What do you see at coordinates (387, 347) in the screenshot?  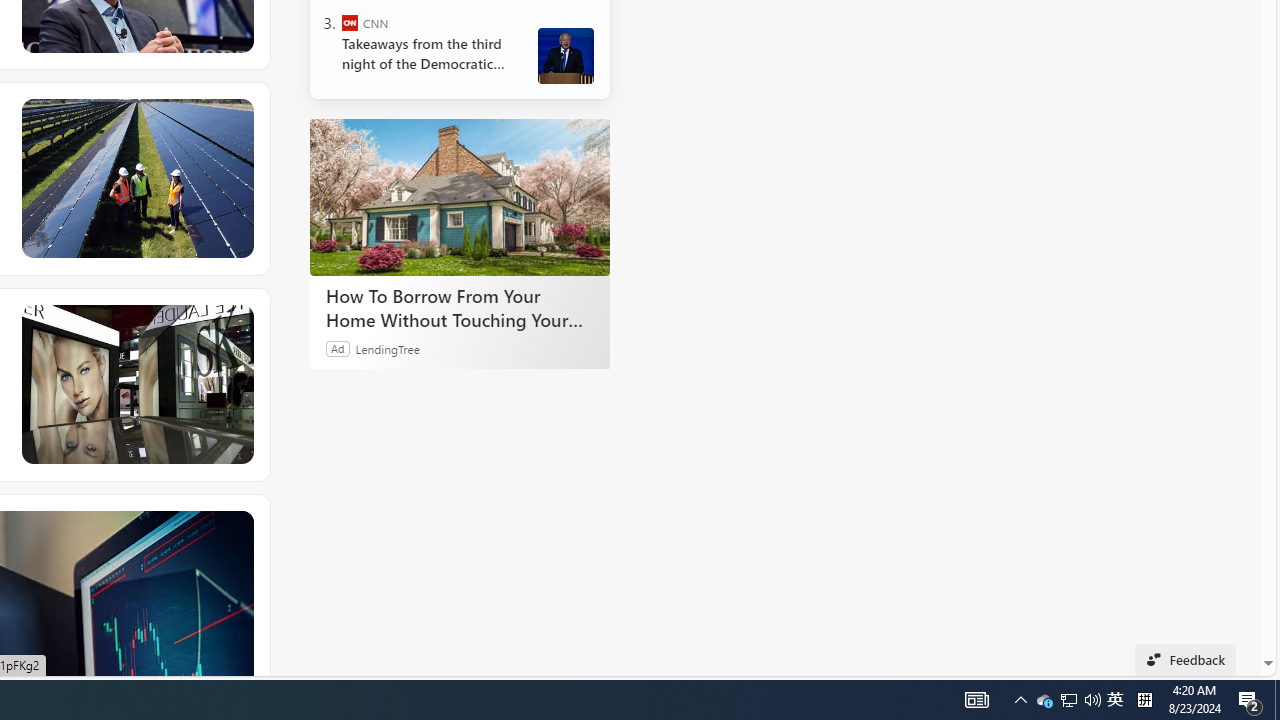 I see `'LendingTree'` at bounding box center [387, 347].